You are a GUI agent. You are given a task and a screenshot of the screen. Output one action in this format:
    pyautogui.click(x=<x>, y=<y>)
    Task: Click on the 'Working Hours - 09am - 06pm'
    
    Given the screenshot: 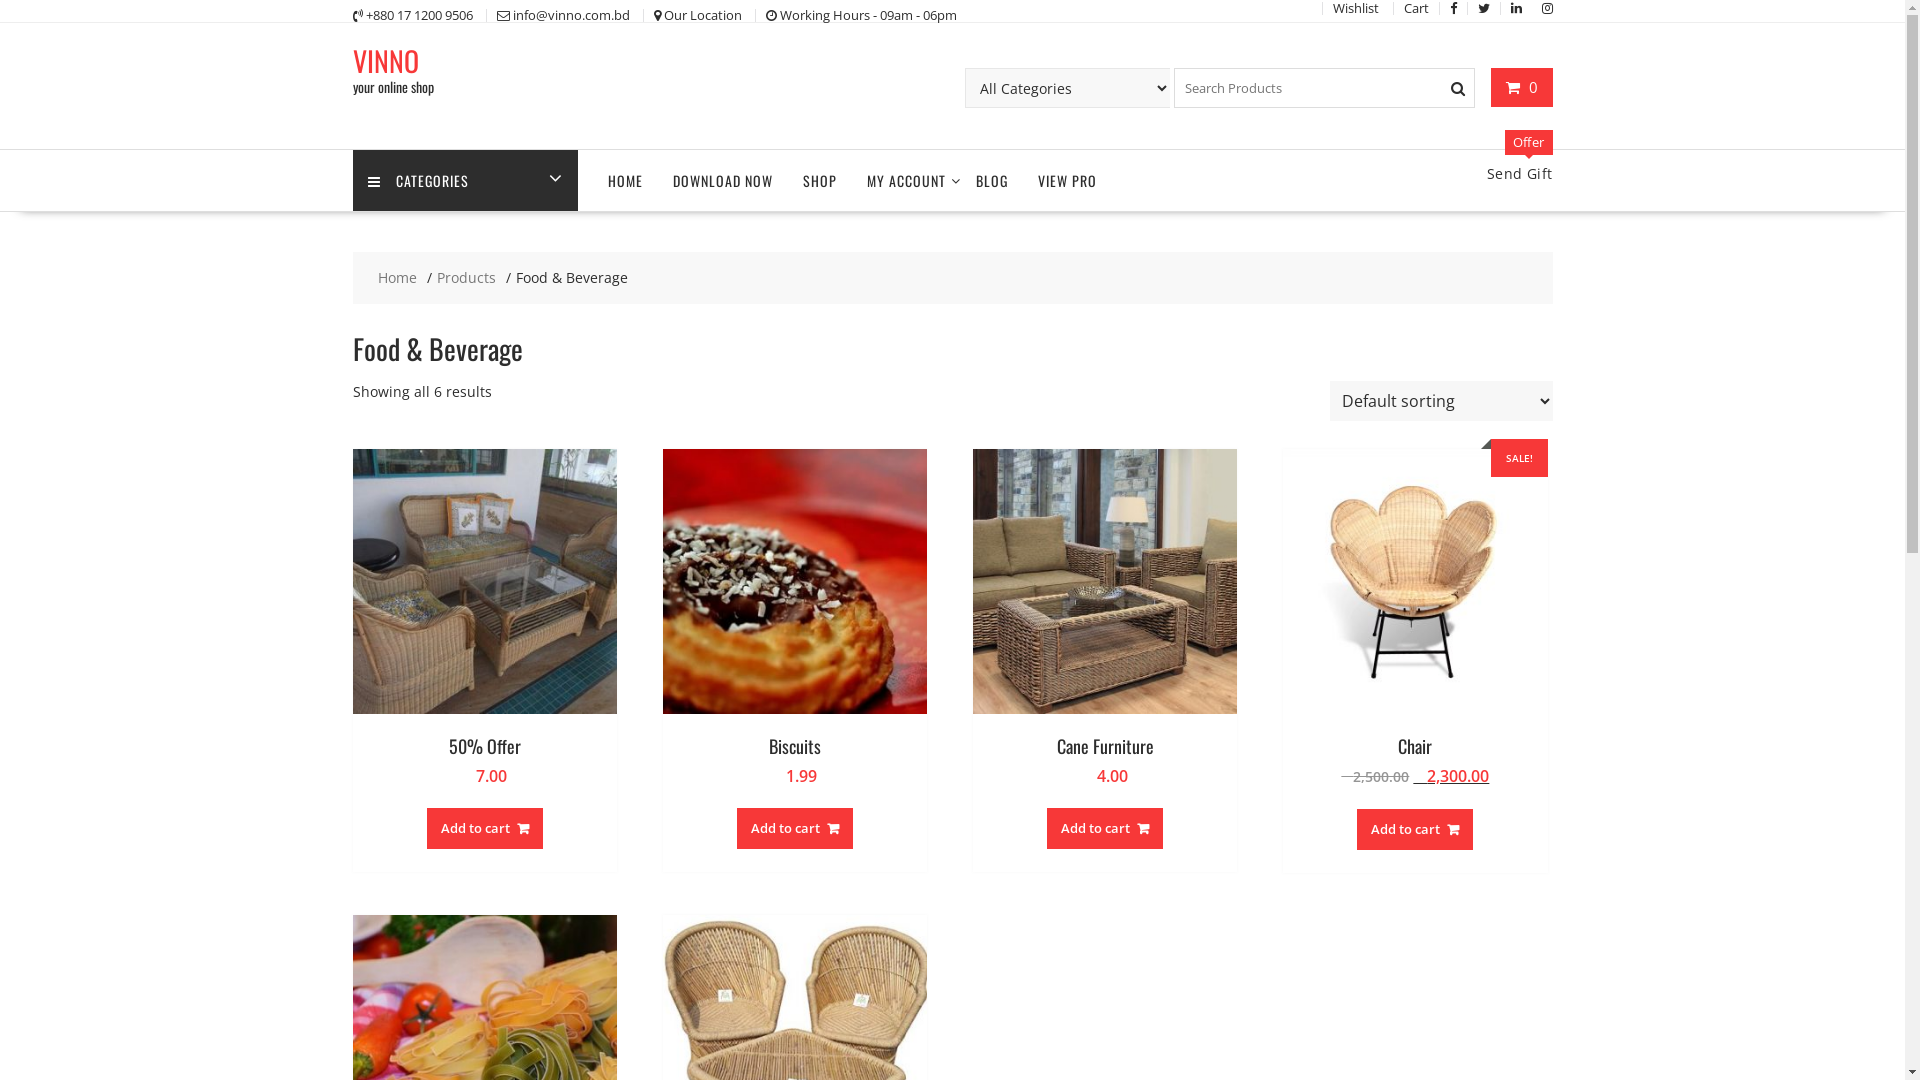 What is the action you would take?
    pyautogui.click(x=868, y=15)
    